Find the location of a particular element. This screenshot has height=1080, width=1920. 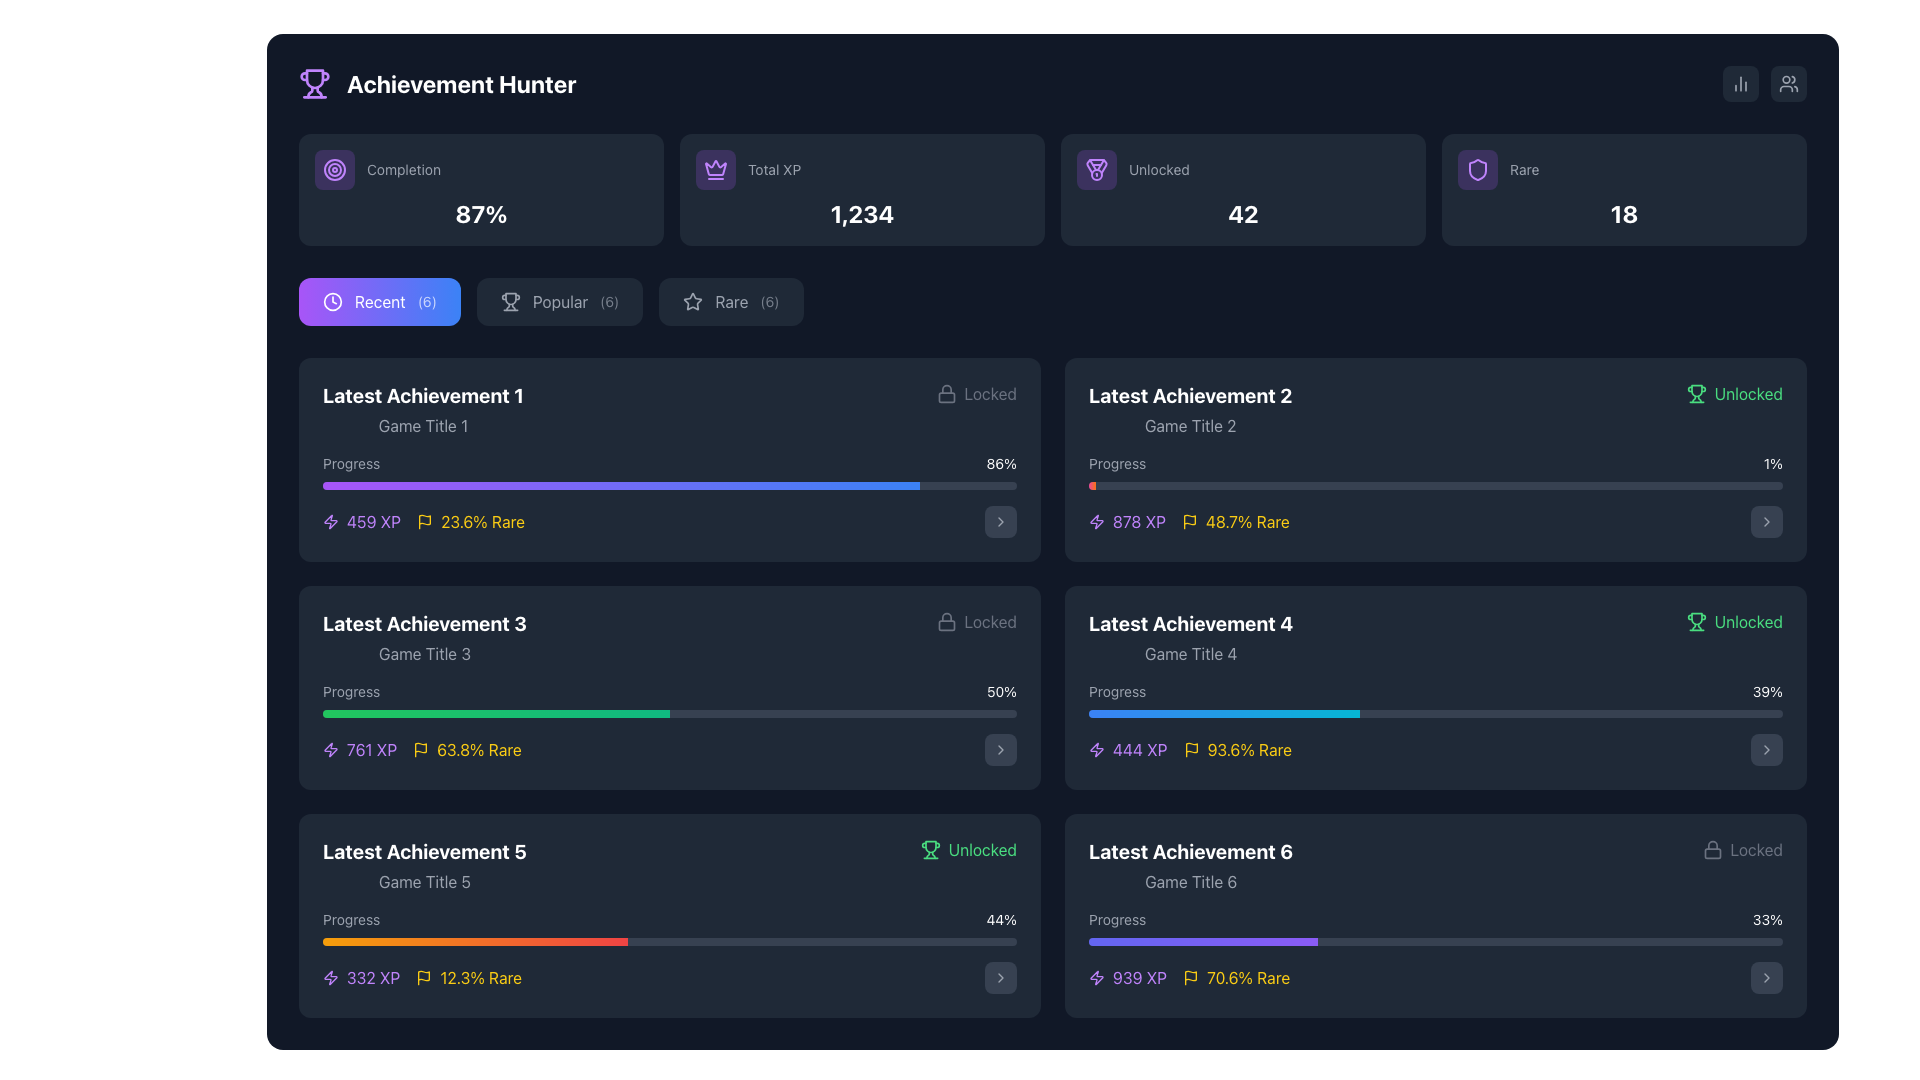

the flag icon indicating rarity status located to the left of the '93.6% Rare' text in the 'Latest Achievement 4' section of the achievement list is located at coordinates (1191, 749).